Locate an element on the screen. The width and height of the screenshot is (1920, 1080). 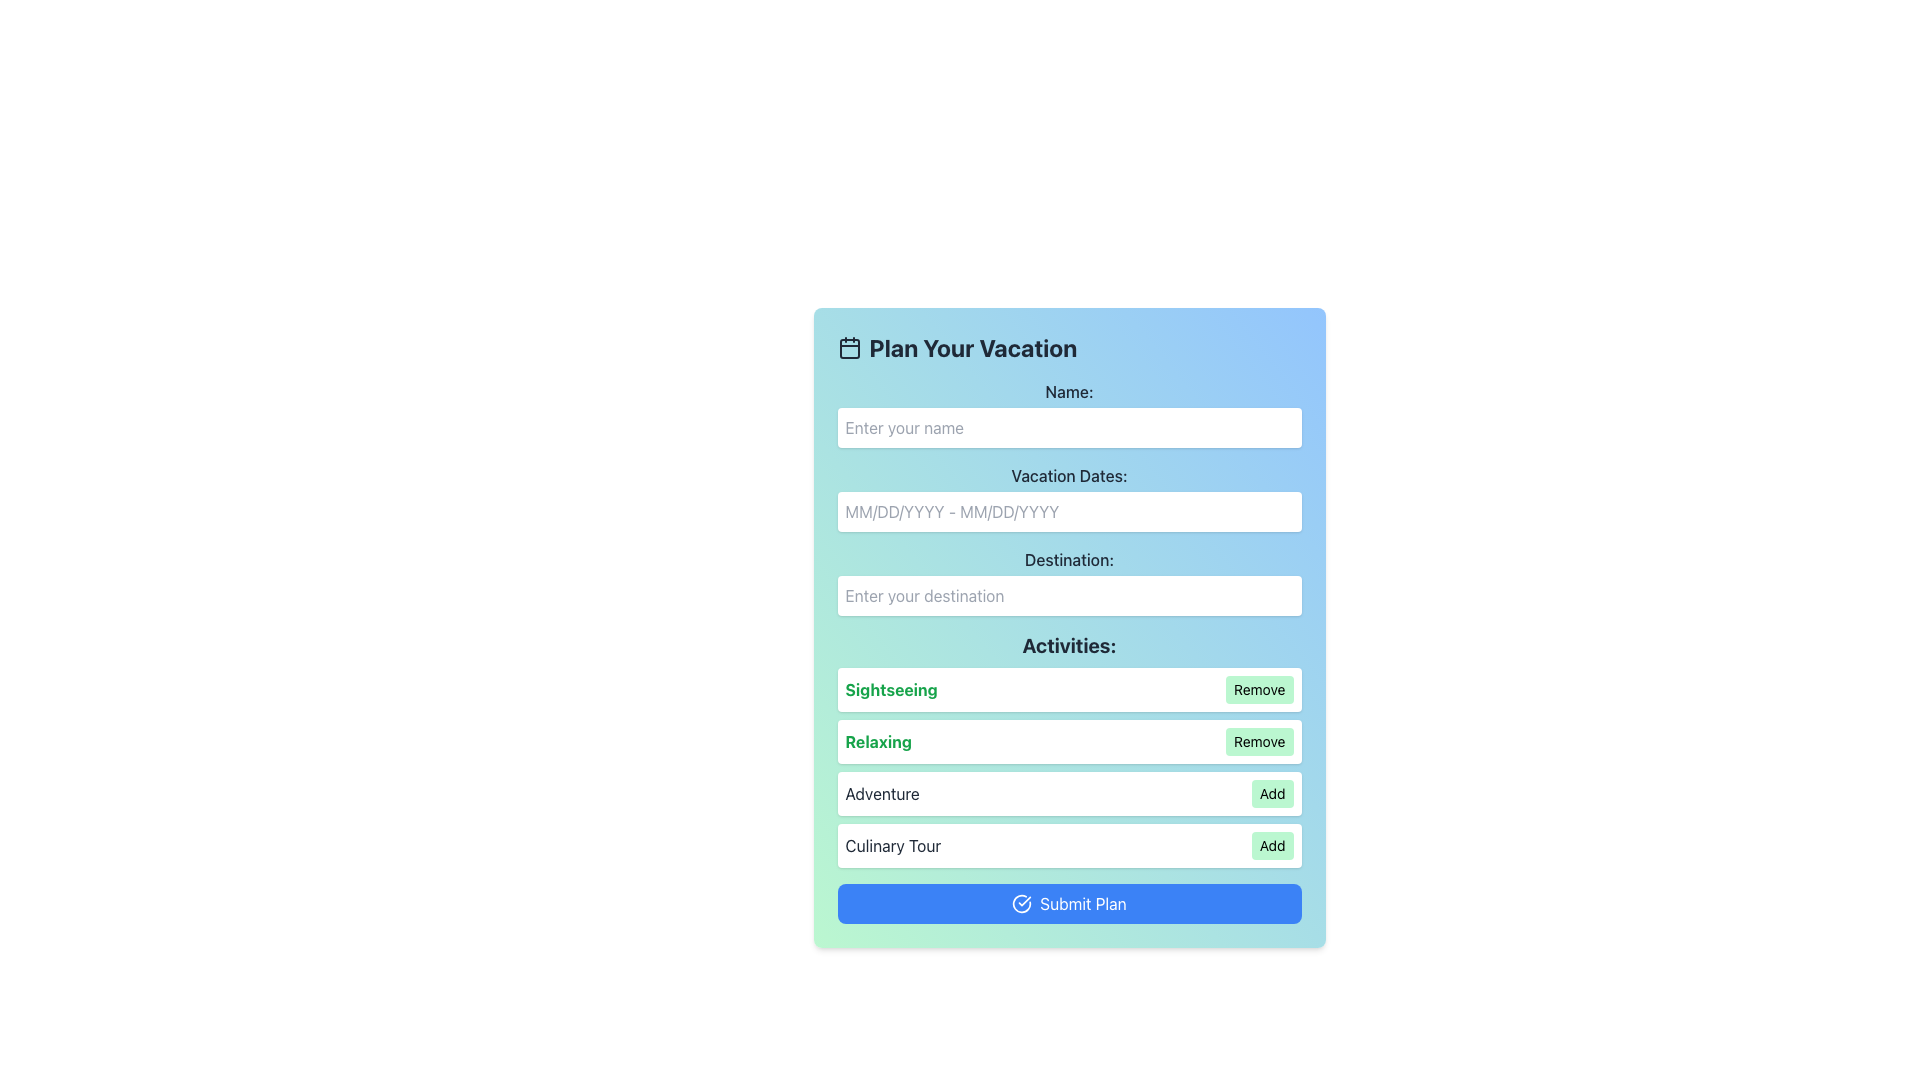
the 'Add' button of the third activity entry in the 'Activities' section to trigger the hover effect is located at coordinates (1068, 793).